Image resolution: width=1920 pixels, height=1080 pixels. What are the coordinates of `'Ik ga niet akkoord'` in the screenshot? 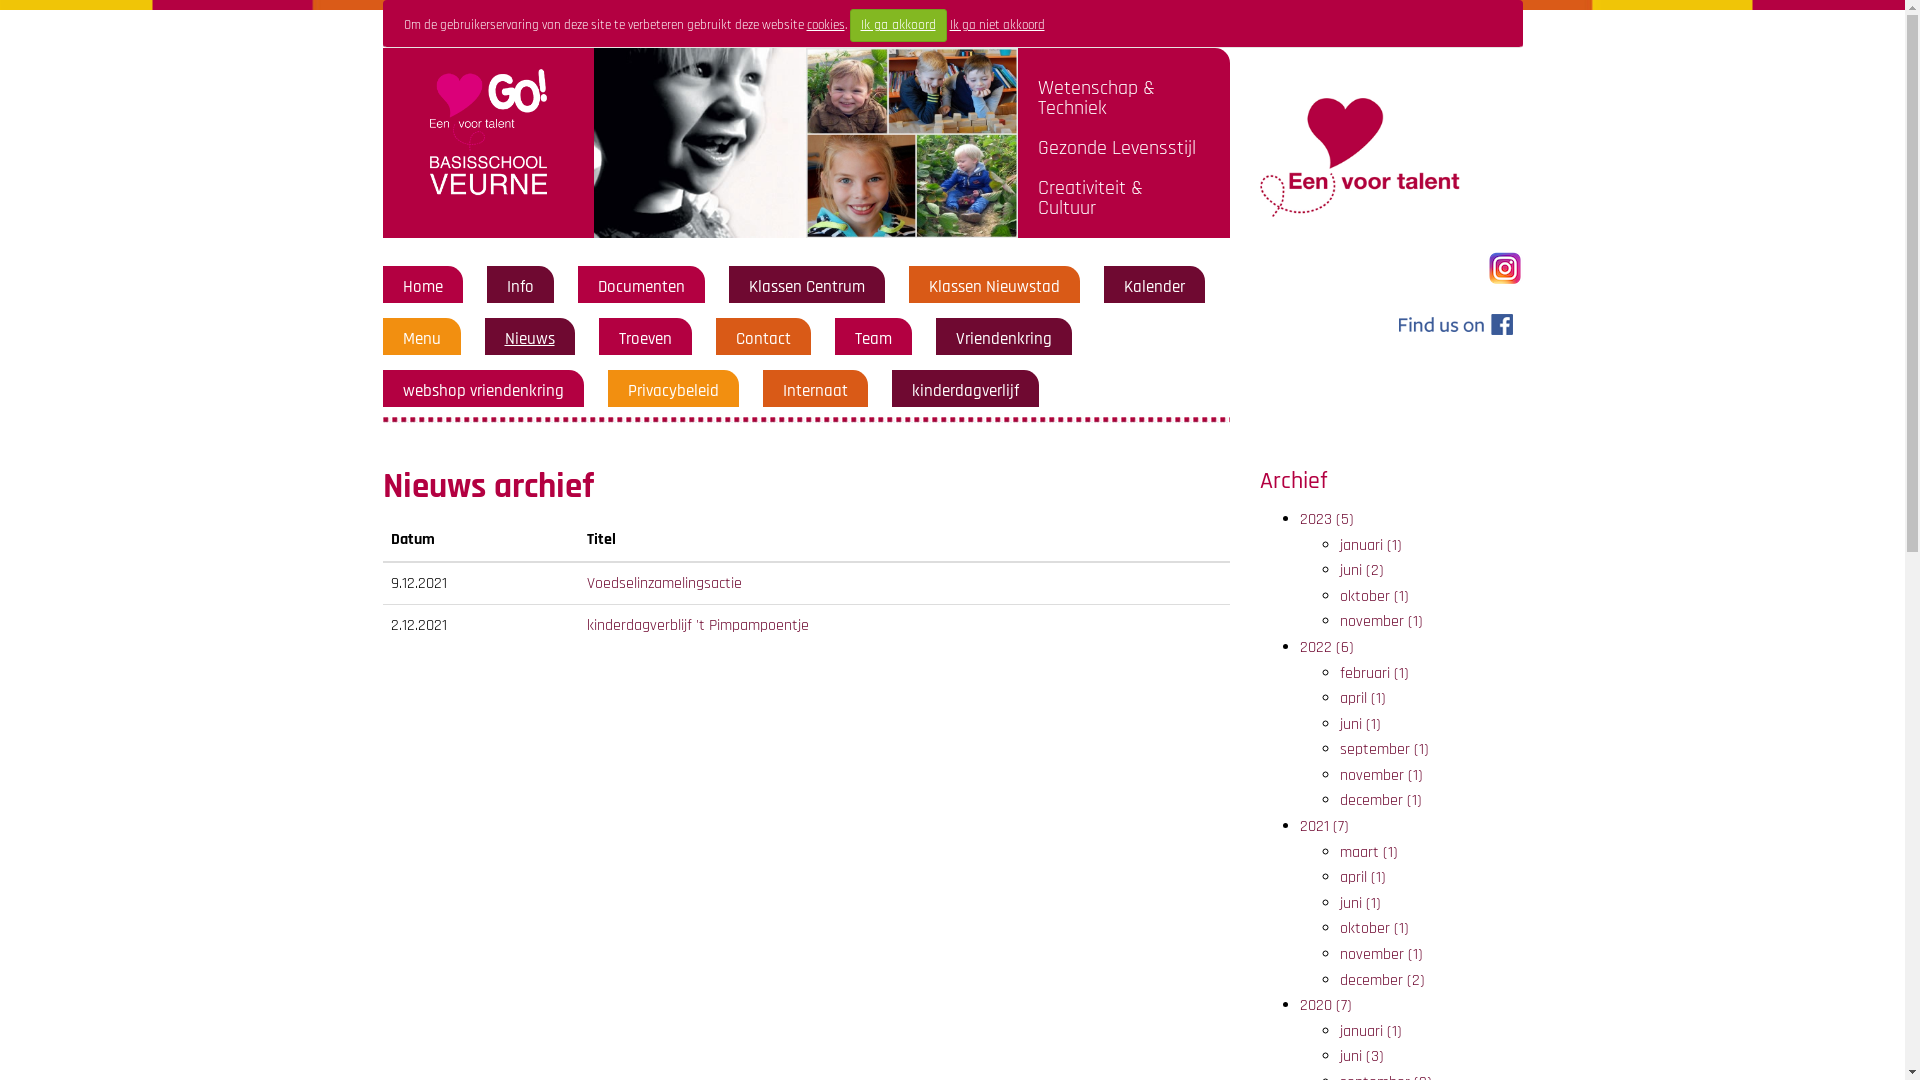 It's located at (997, 24).